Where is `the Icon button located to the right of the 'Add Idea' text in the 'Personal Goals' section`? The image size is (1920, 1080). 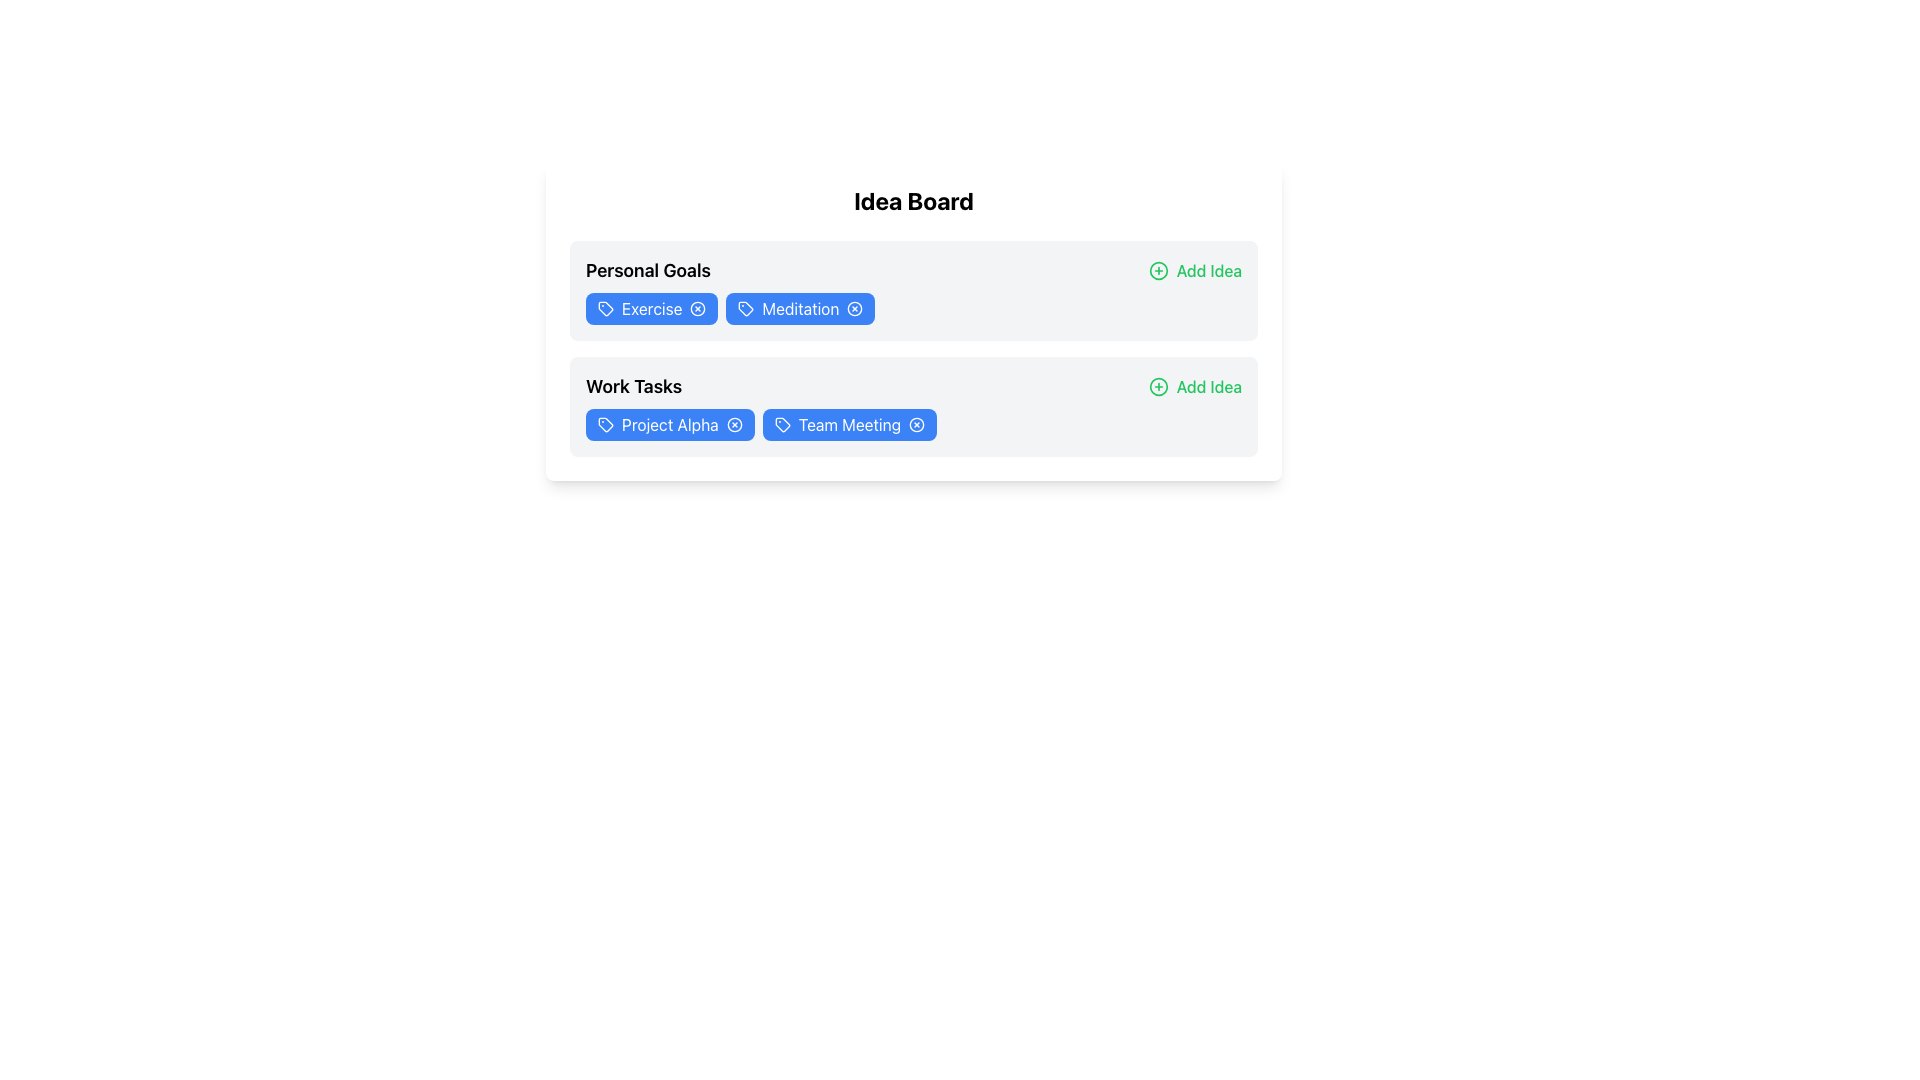 the Icon button located to the right of the 'Add Idea' text in the 'Personal Goals' section is located at coordinates (1158, 270).